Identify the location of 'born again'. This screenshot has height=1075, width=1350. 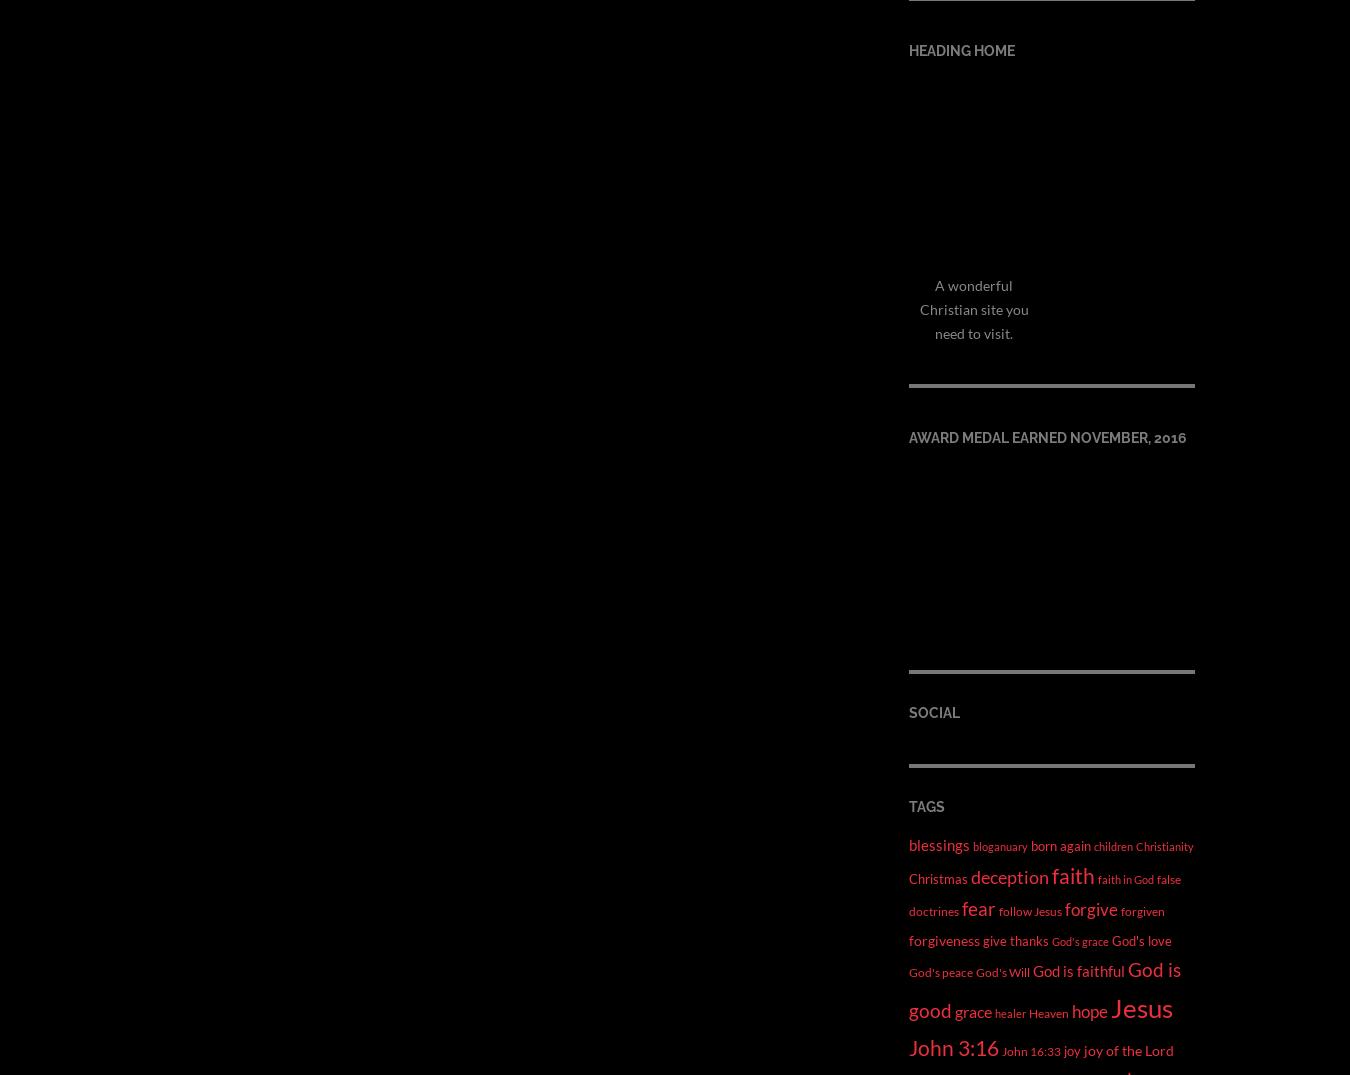
(1060, 846).